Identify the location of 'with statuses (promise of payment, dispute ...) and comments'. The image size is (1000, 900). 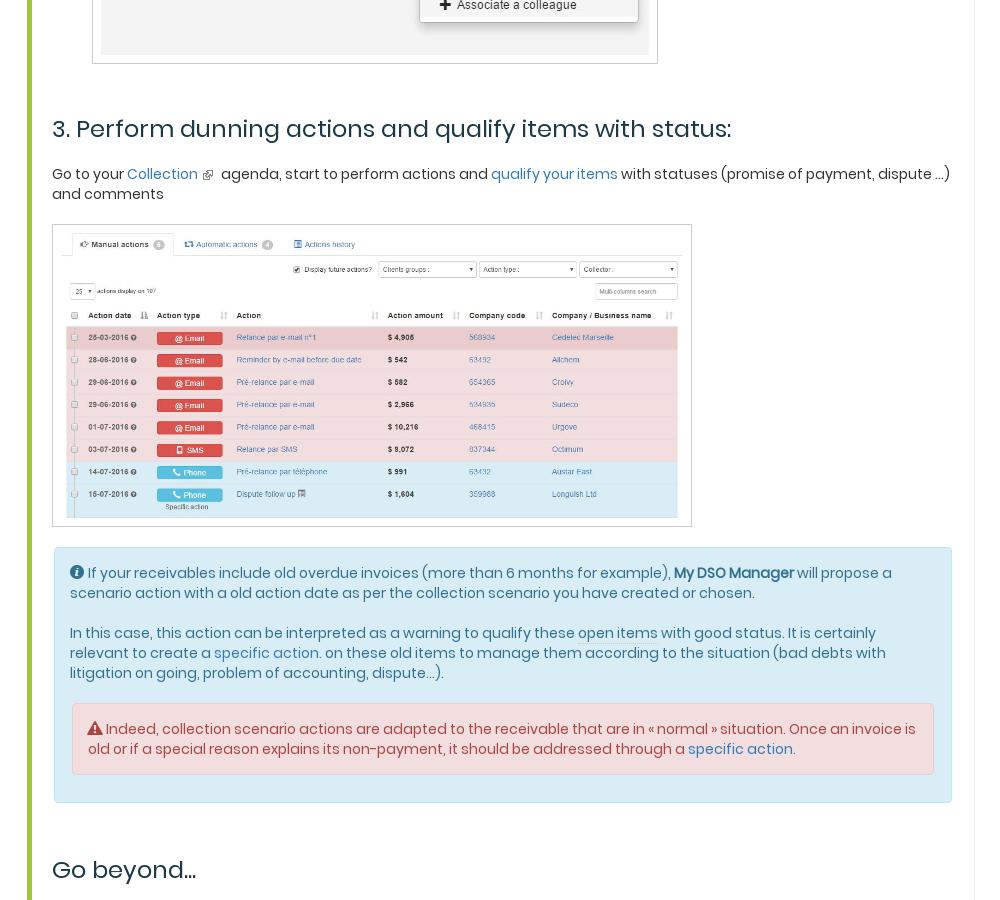
(501, 183).